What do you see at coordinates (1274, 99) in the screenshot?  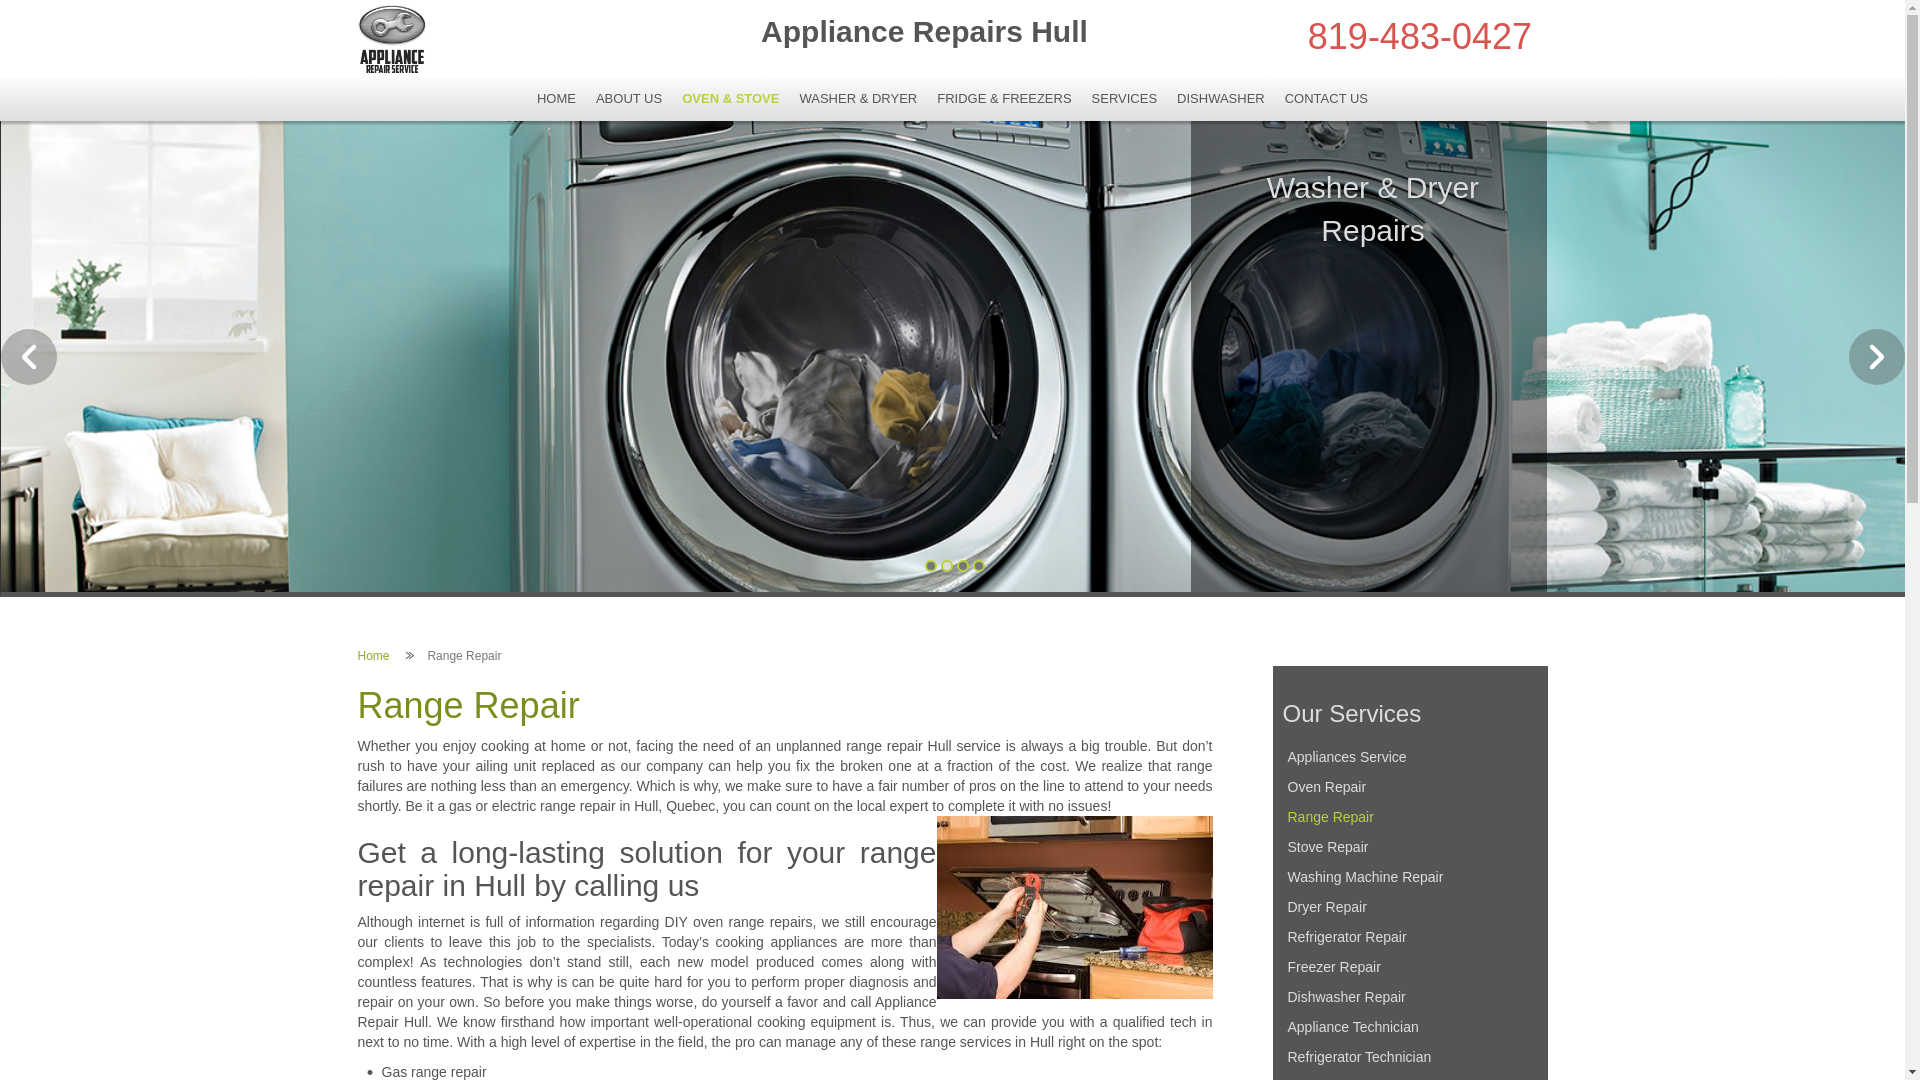 I see `'CONTACT US'` at bounding box center [1274, 99].